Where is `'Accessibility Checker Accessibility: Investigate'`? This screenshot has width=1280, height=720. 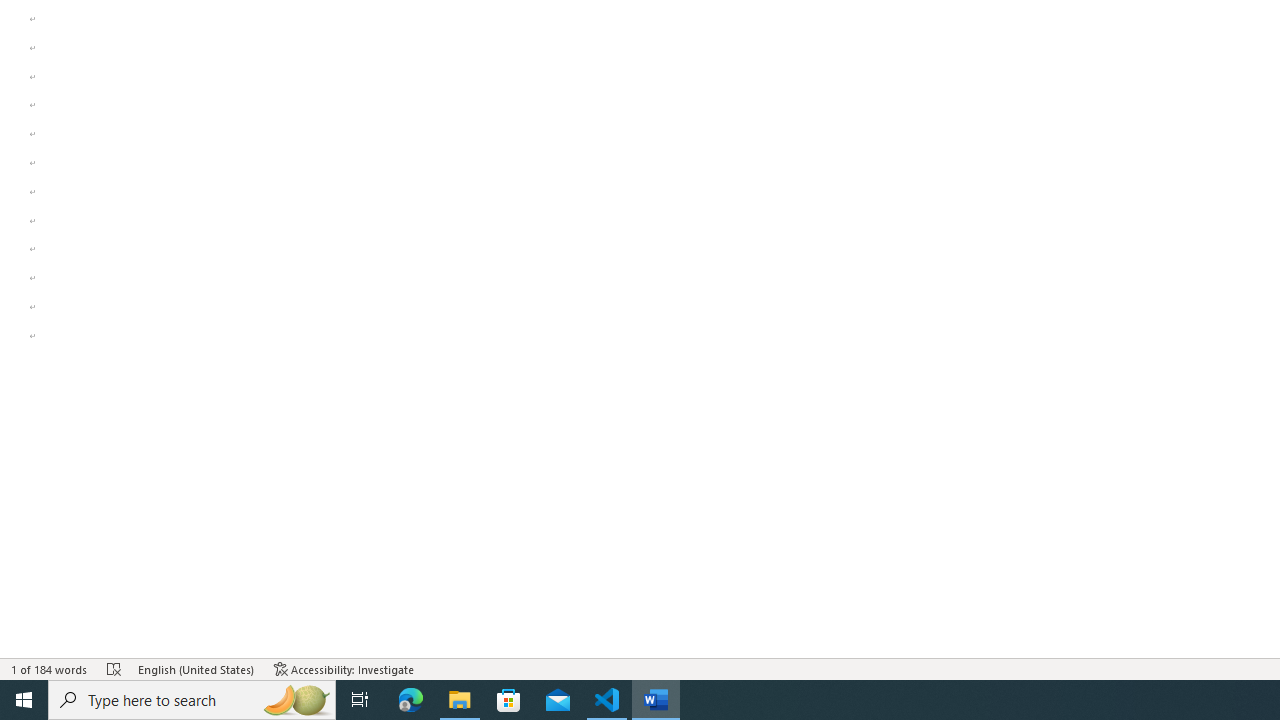 'Accessibility Checker Accessibility: Investigate' is located at coordinates (344, 669).